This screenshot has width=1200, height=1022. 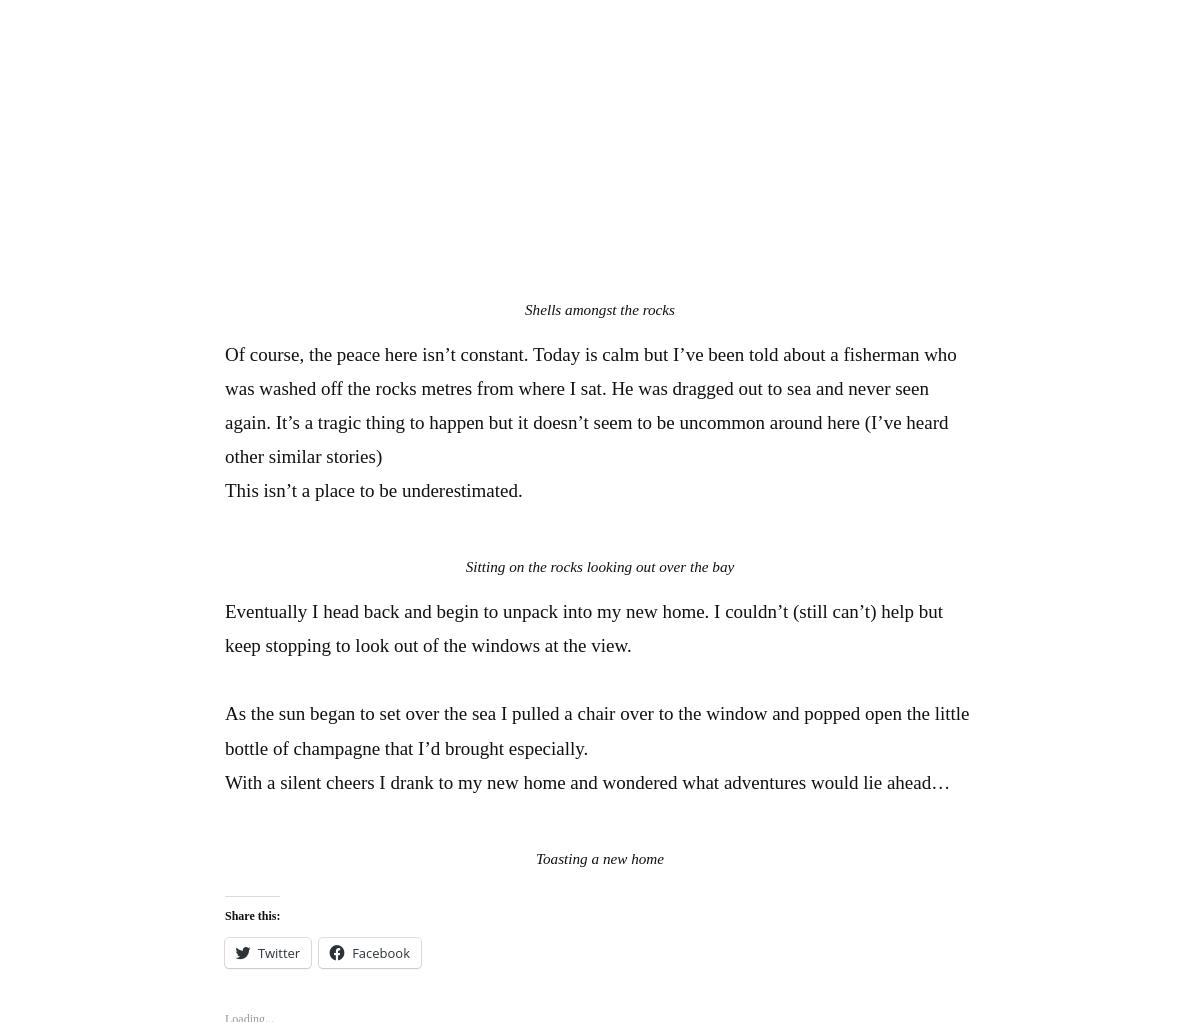 I want to click on 'As the sun began to set over the sea I pulled a chair over to the window and popped open the little bottle of champagne that I’d brought especially.', so click(x=596, y=730).